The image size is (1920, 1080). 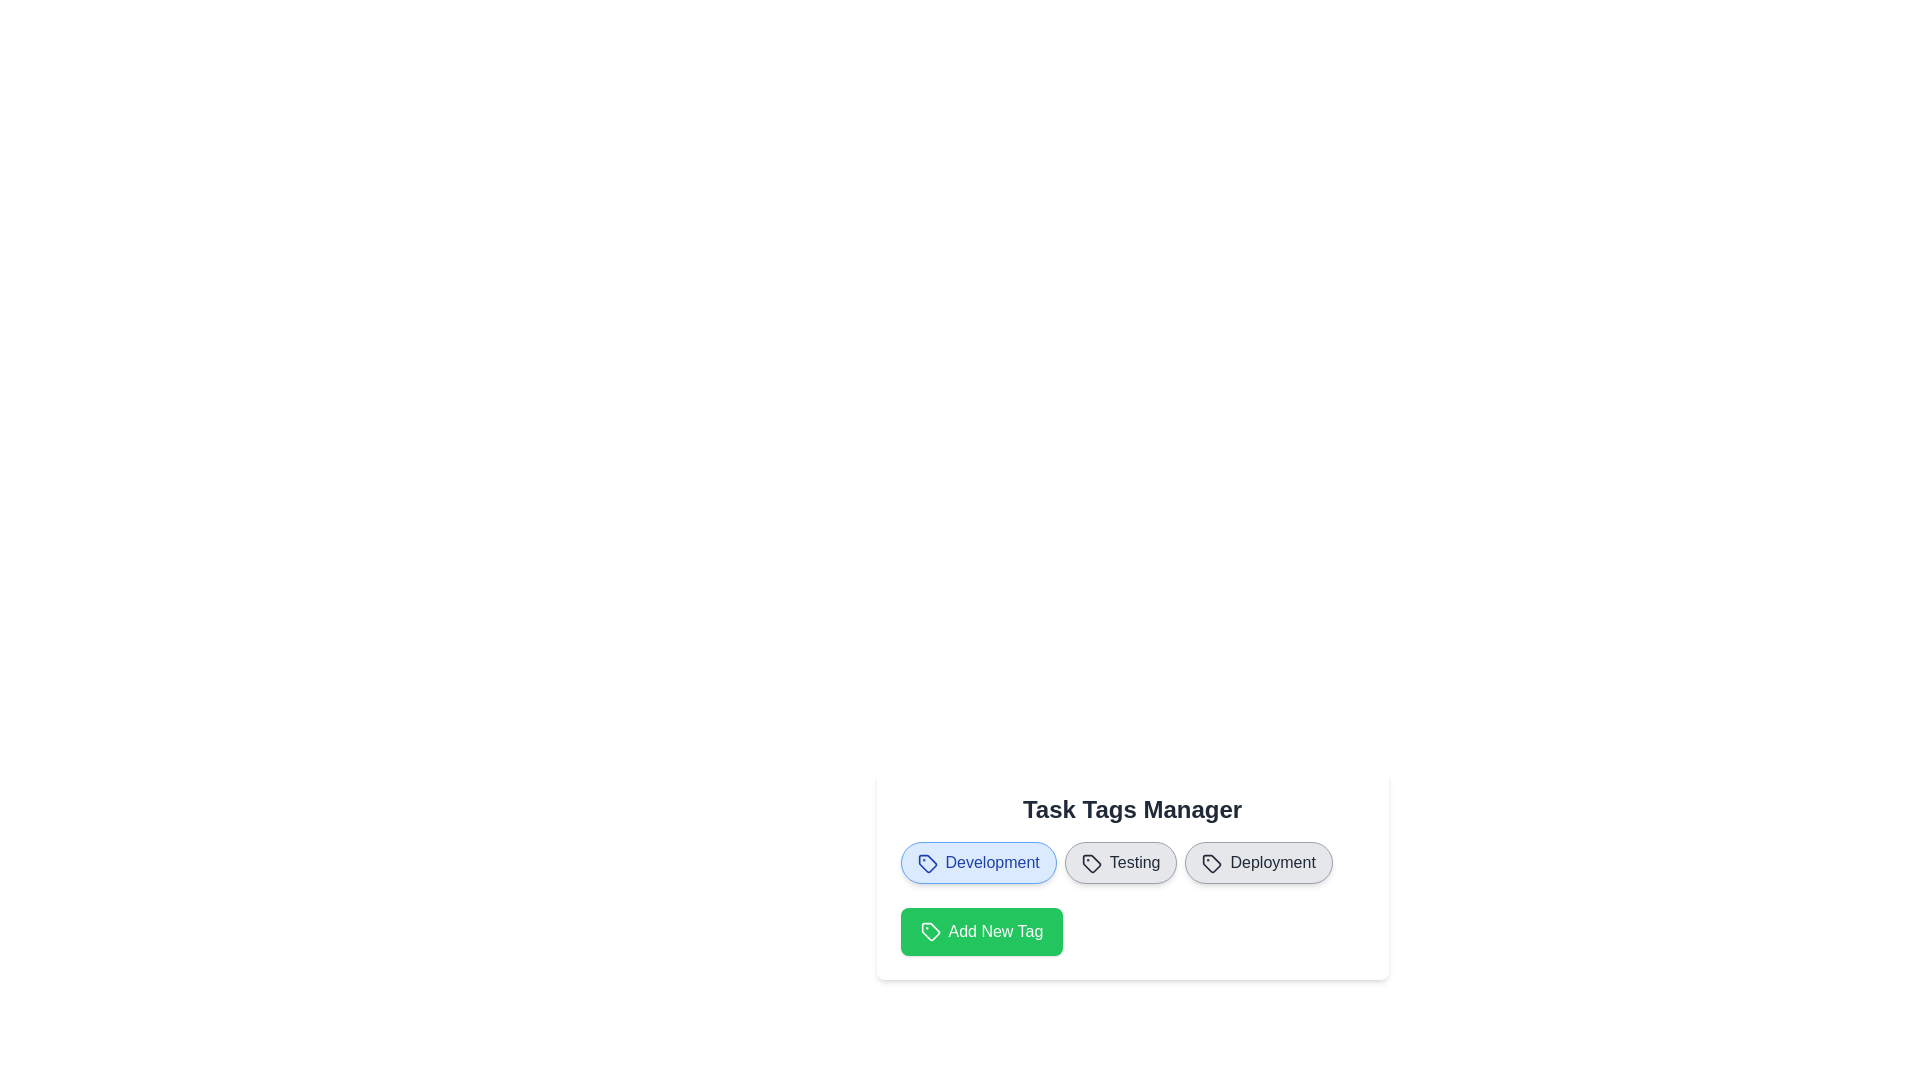 What do you see at coordinates (978, 862) in the screenshot?
I see `the 'Development' button, which is the first of three horizontally arranged buttons styled in light blue with a blue icon and bold blue text` at bounding box center [978, 862].